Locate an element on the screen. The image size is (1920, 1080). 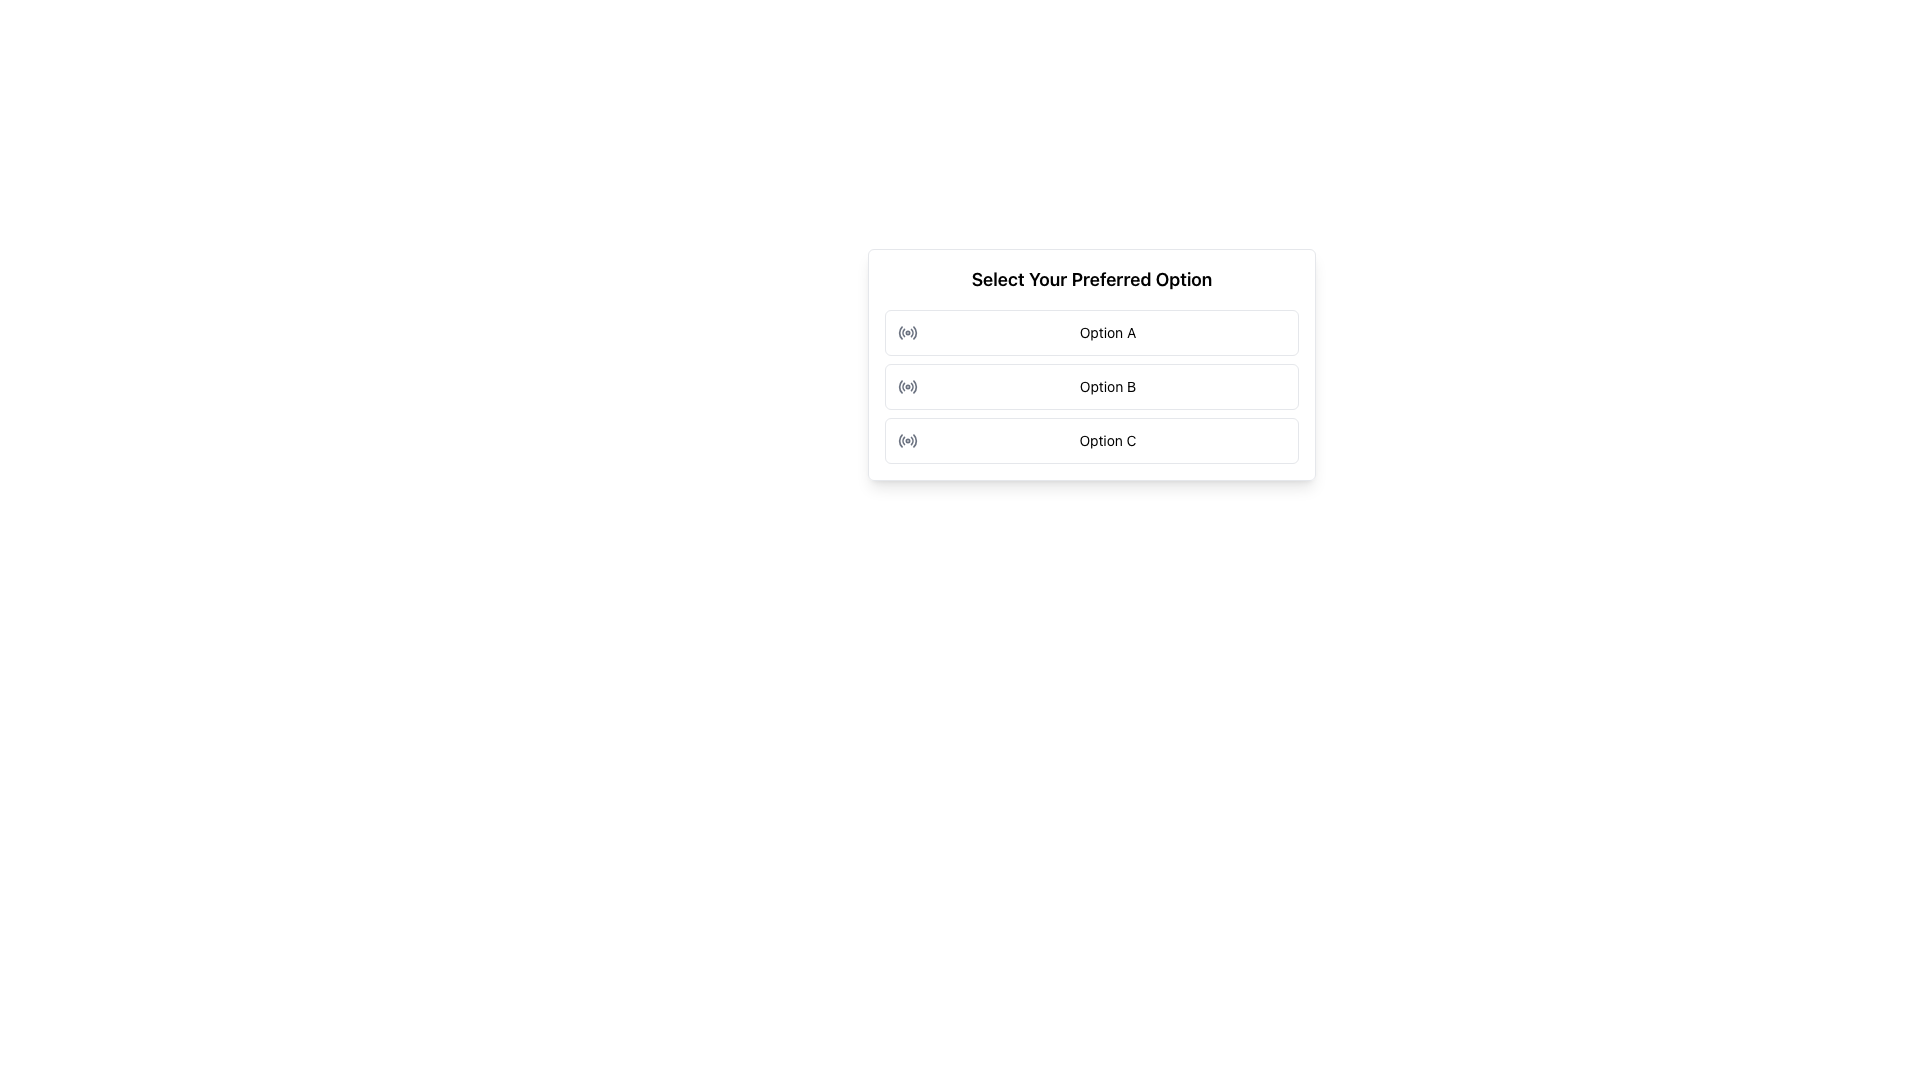
the radio button labeled 'Option A' is located at coordinates (906, 331).